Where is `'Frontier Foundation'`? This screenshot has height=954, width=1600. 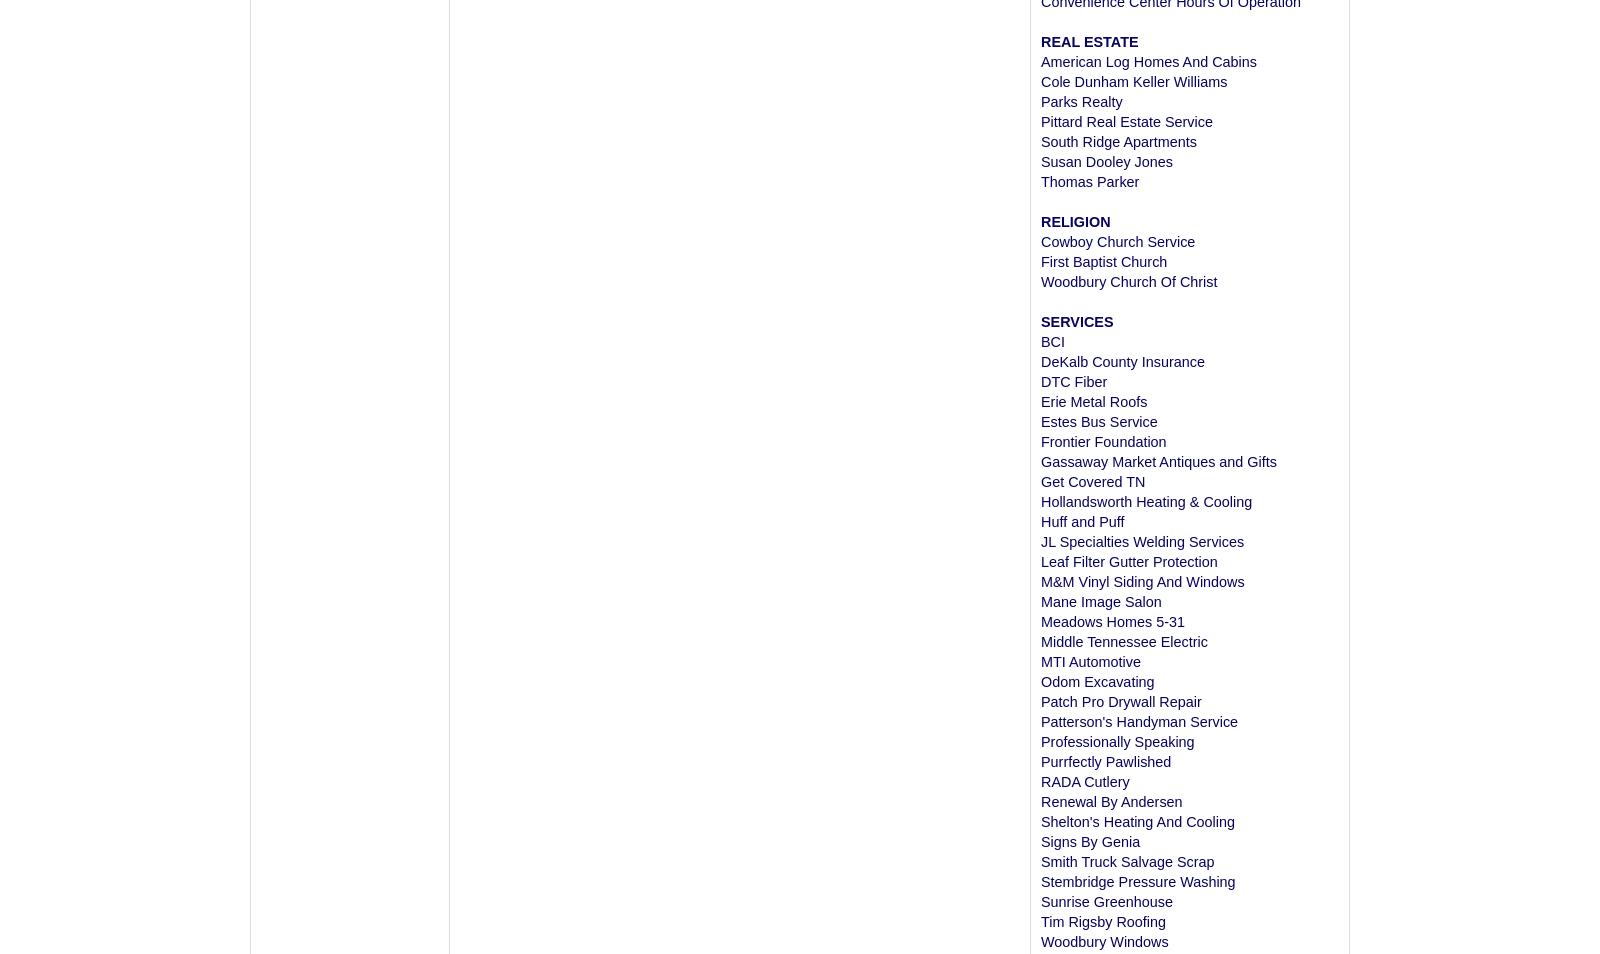
'Frontier Foundation' is located at coordinates (1103, 441).